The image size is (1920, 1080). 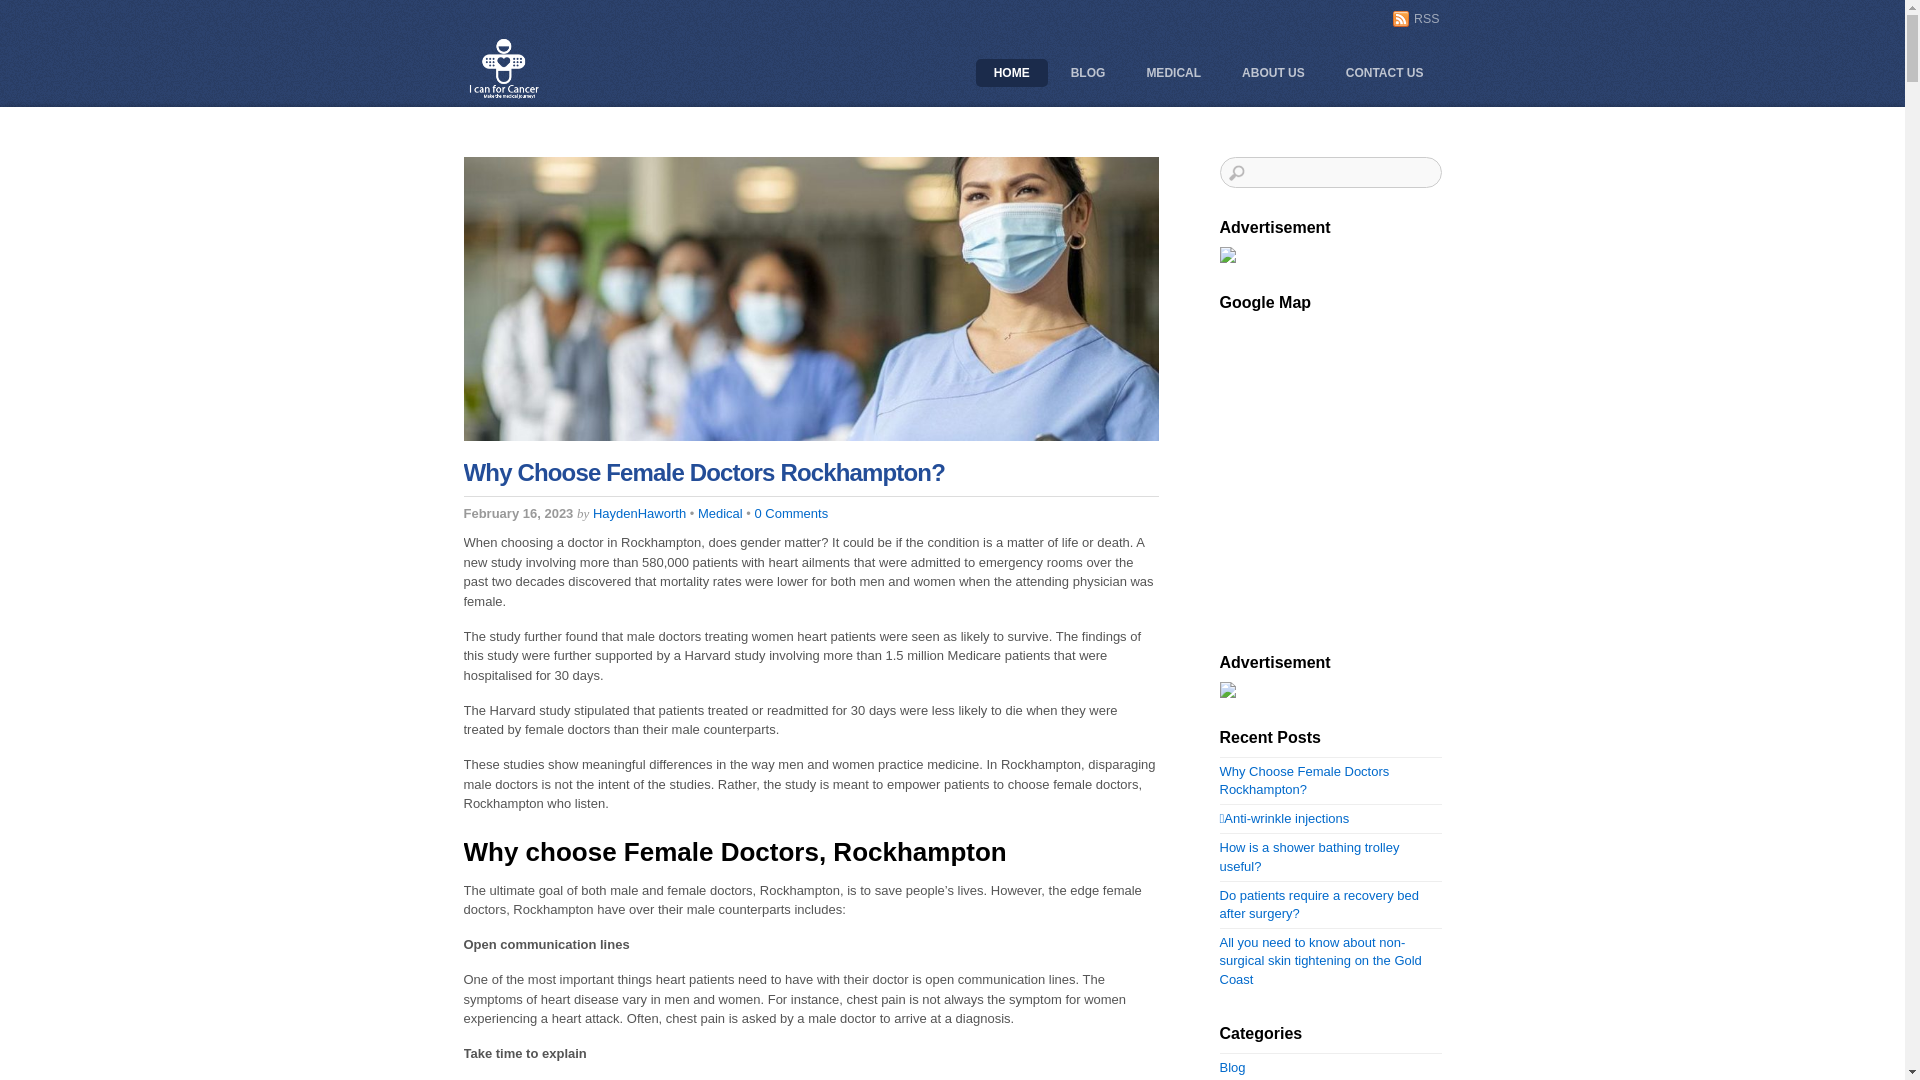 What do you see at coordinates (1173, 72) in the screenshot?
I see `'MEDICAL'` at bounding box center [1173, 72].